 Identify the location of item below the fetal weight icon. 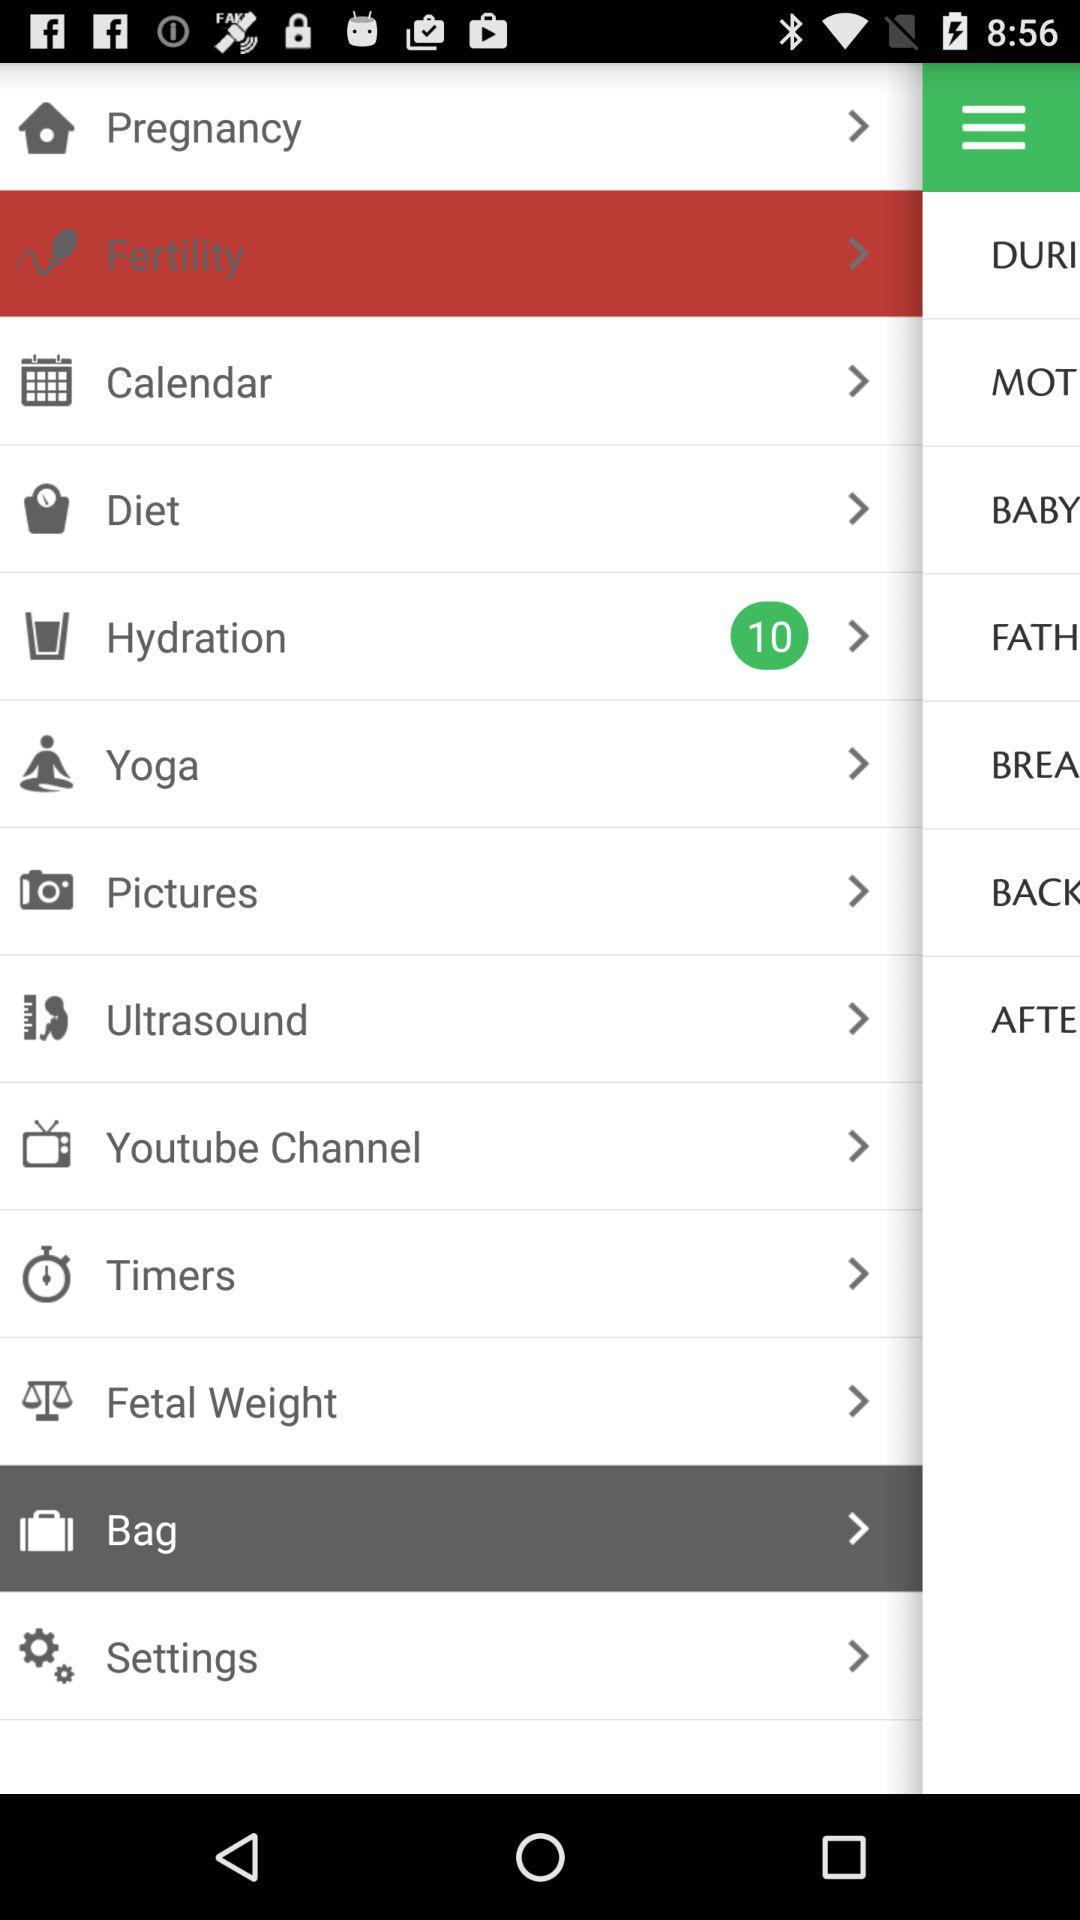
(457, 1527).